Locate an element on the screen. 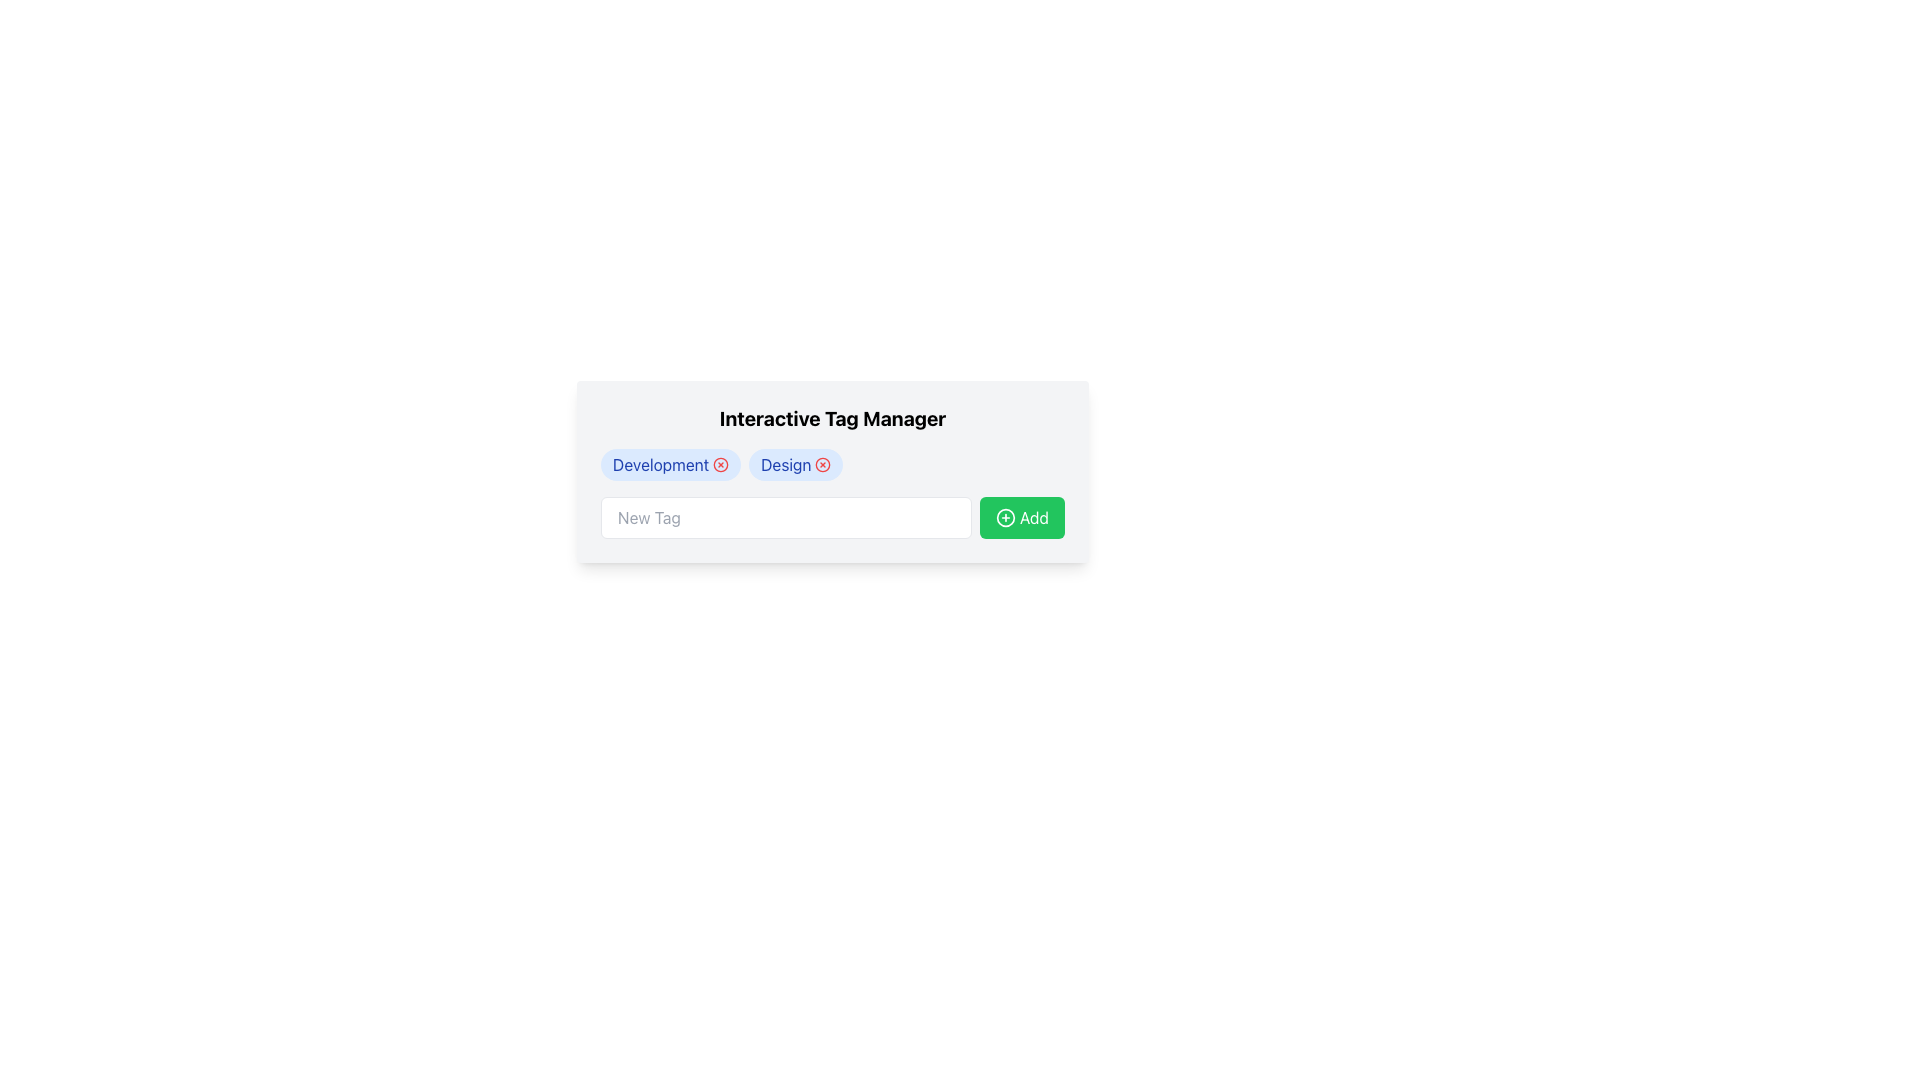 Image resolution: width=1920 pixels, height=1080 pixels. the 'Design' tag label located in the second tag badge within the horizontal stack, positioned to the right of the 'Development' badge is located at coordinates (785, 465).